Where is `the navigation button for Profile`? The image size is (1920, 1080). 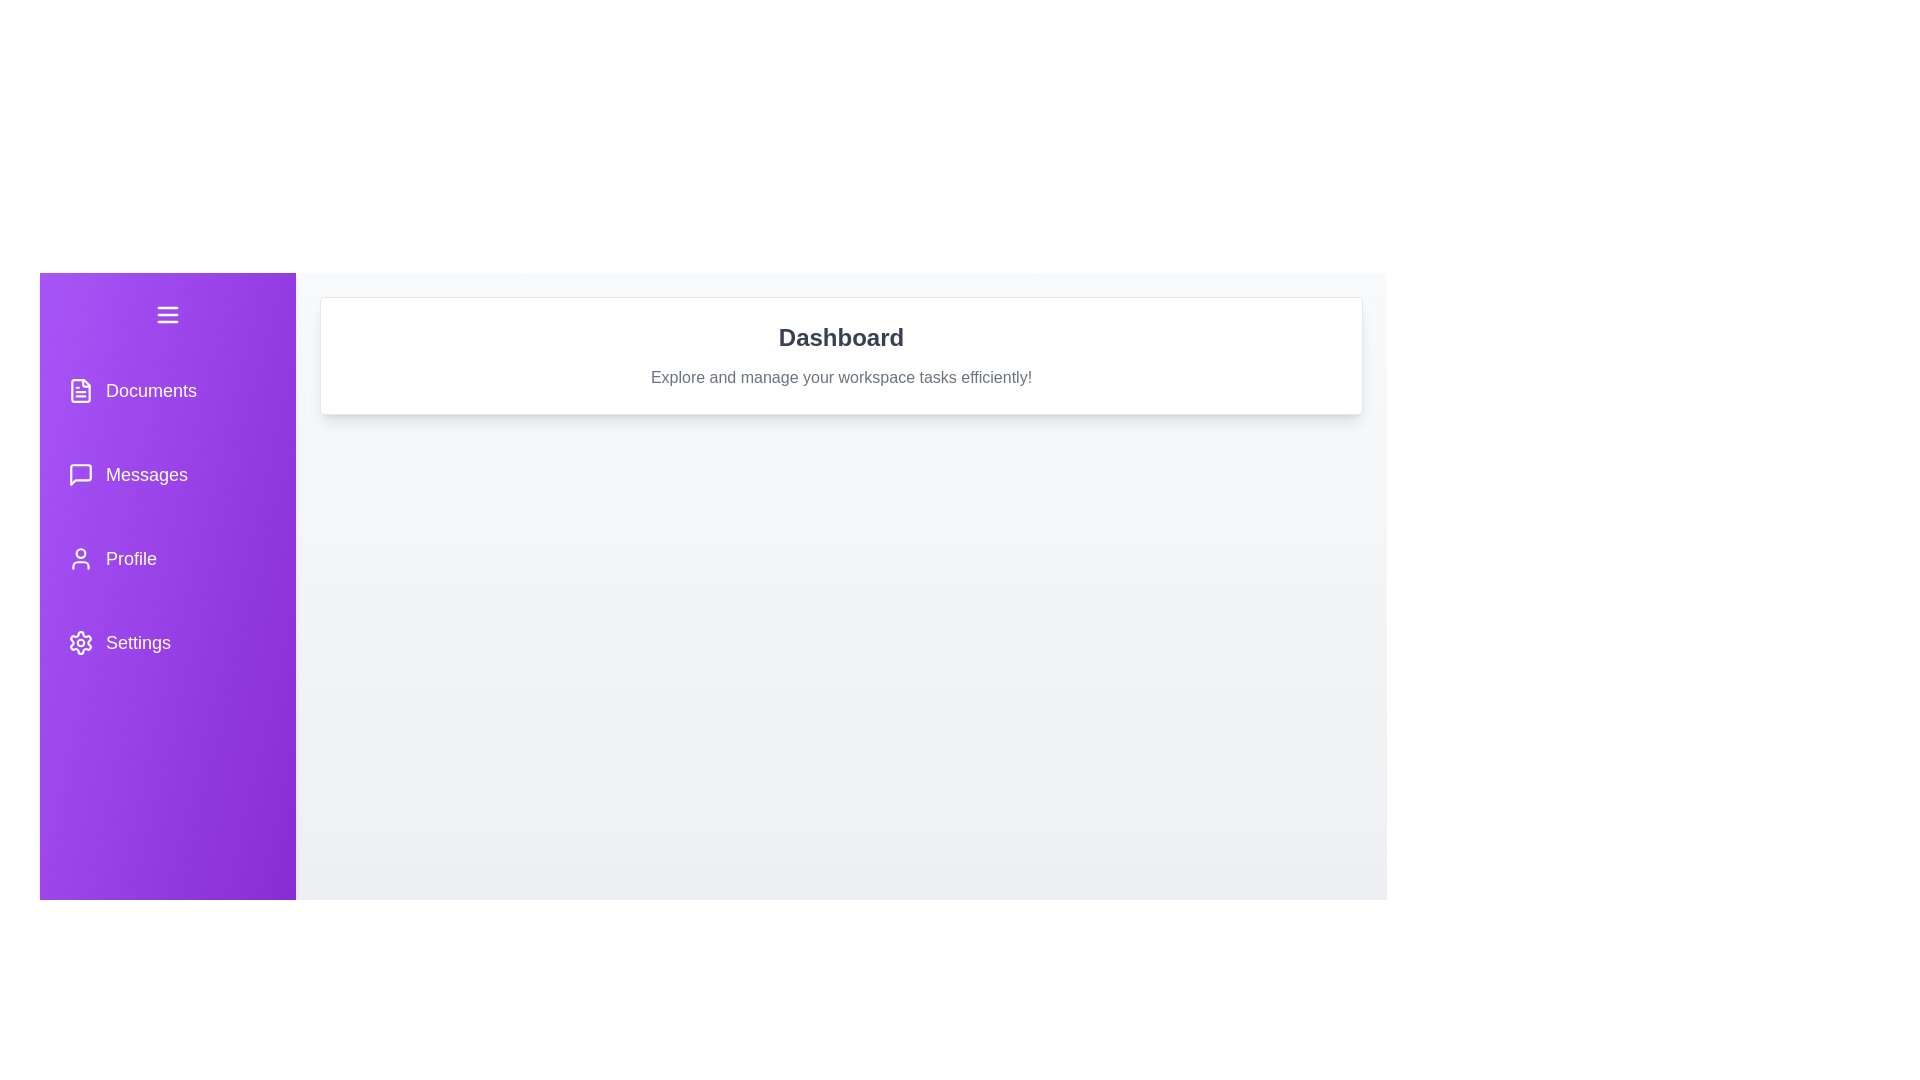 the navigation button for Profile is located at coordinates (168, 559).